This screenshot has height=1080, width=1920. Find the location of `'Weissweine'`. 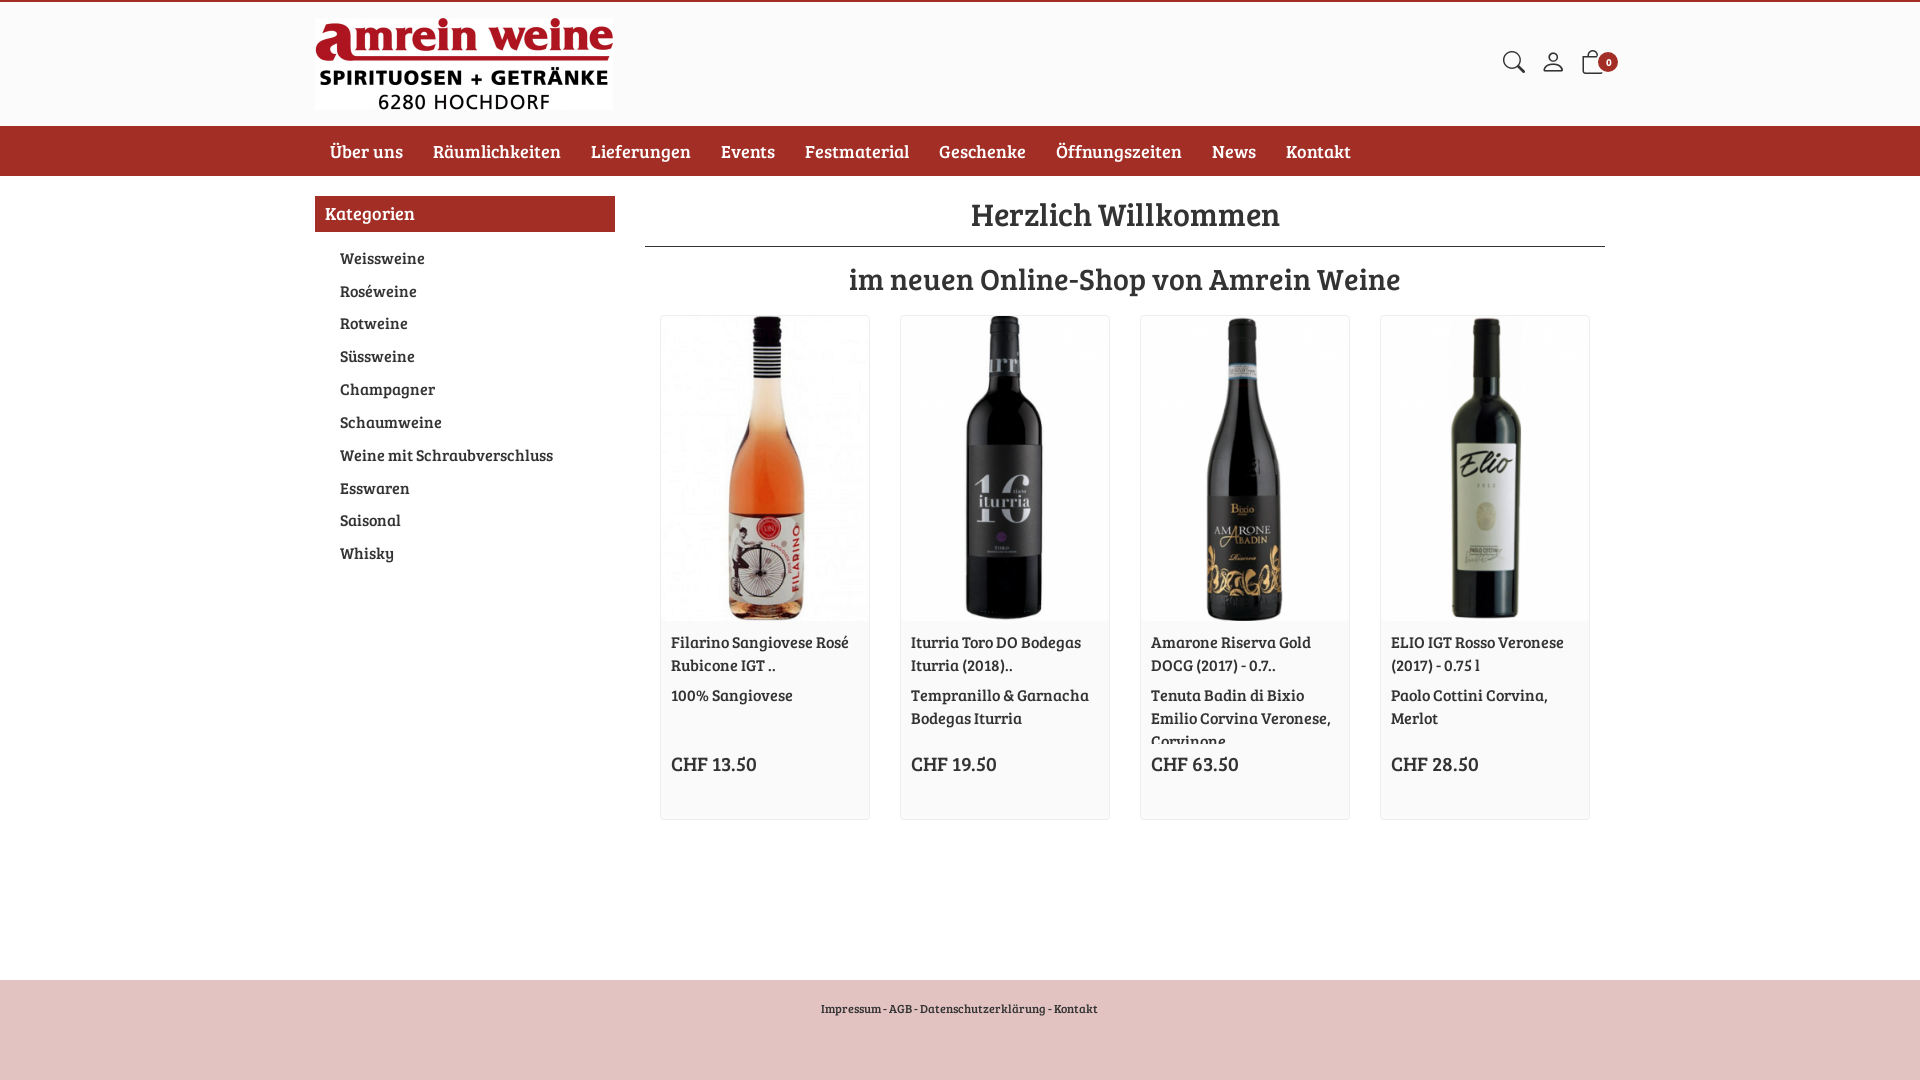

'Weissweine' is located at coordinates (464, 257).